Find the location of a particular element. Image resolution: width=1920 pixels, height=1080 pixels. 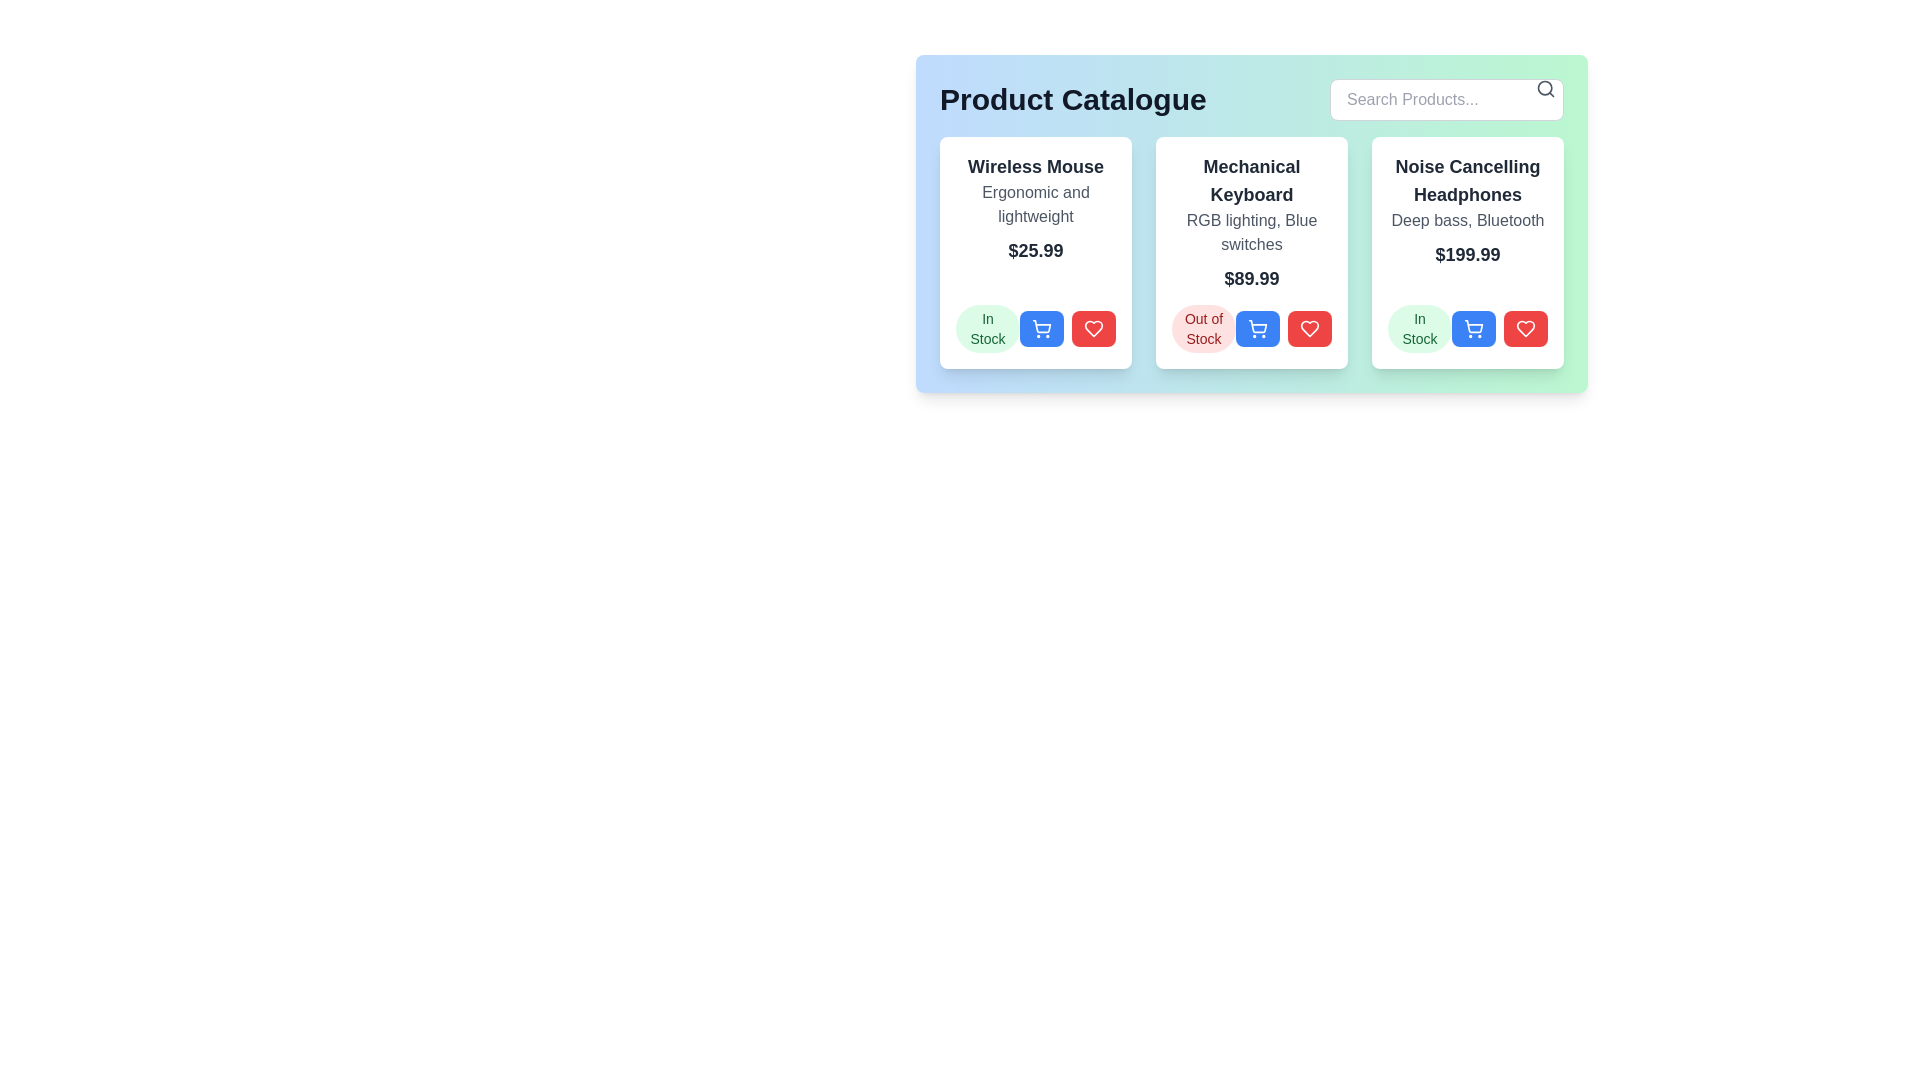

the circular component of the magnifying glass icon located in the top-right corner of the interface, adjacent to the search bar is located at coordinates (1544, 87).